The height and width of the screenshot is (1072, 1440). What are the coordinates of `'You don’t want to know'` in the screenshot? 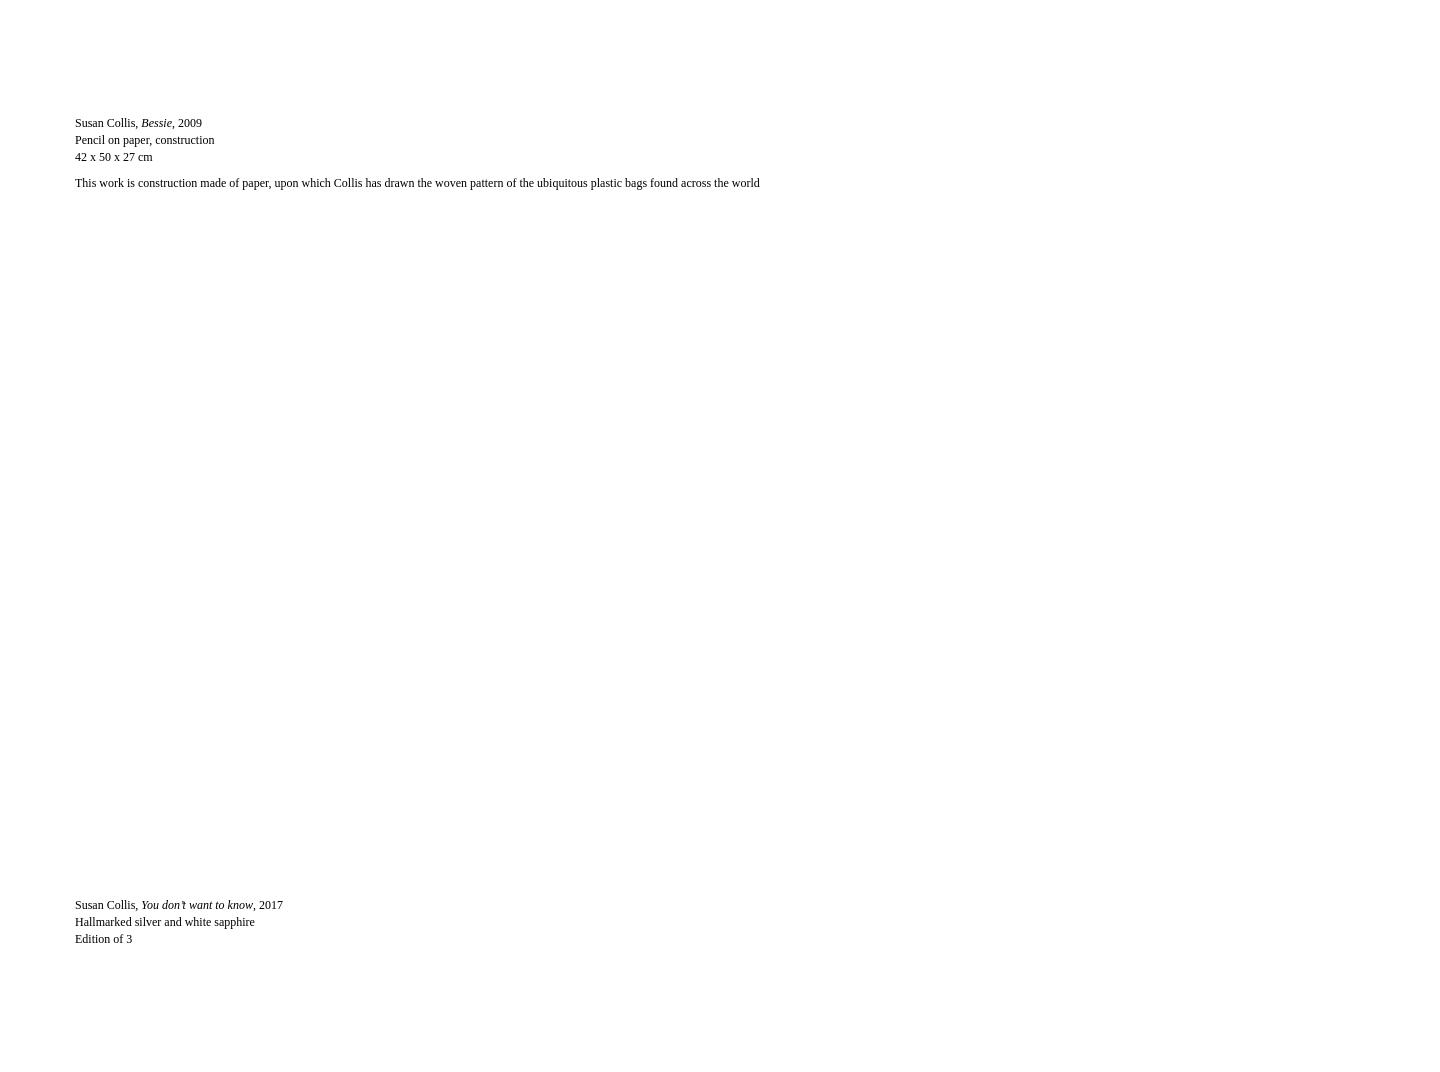 It's located at (196, 904).